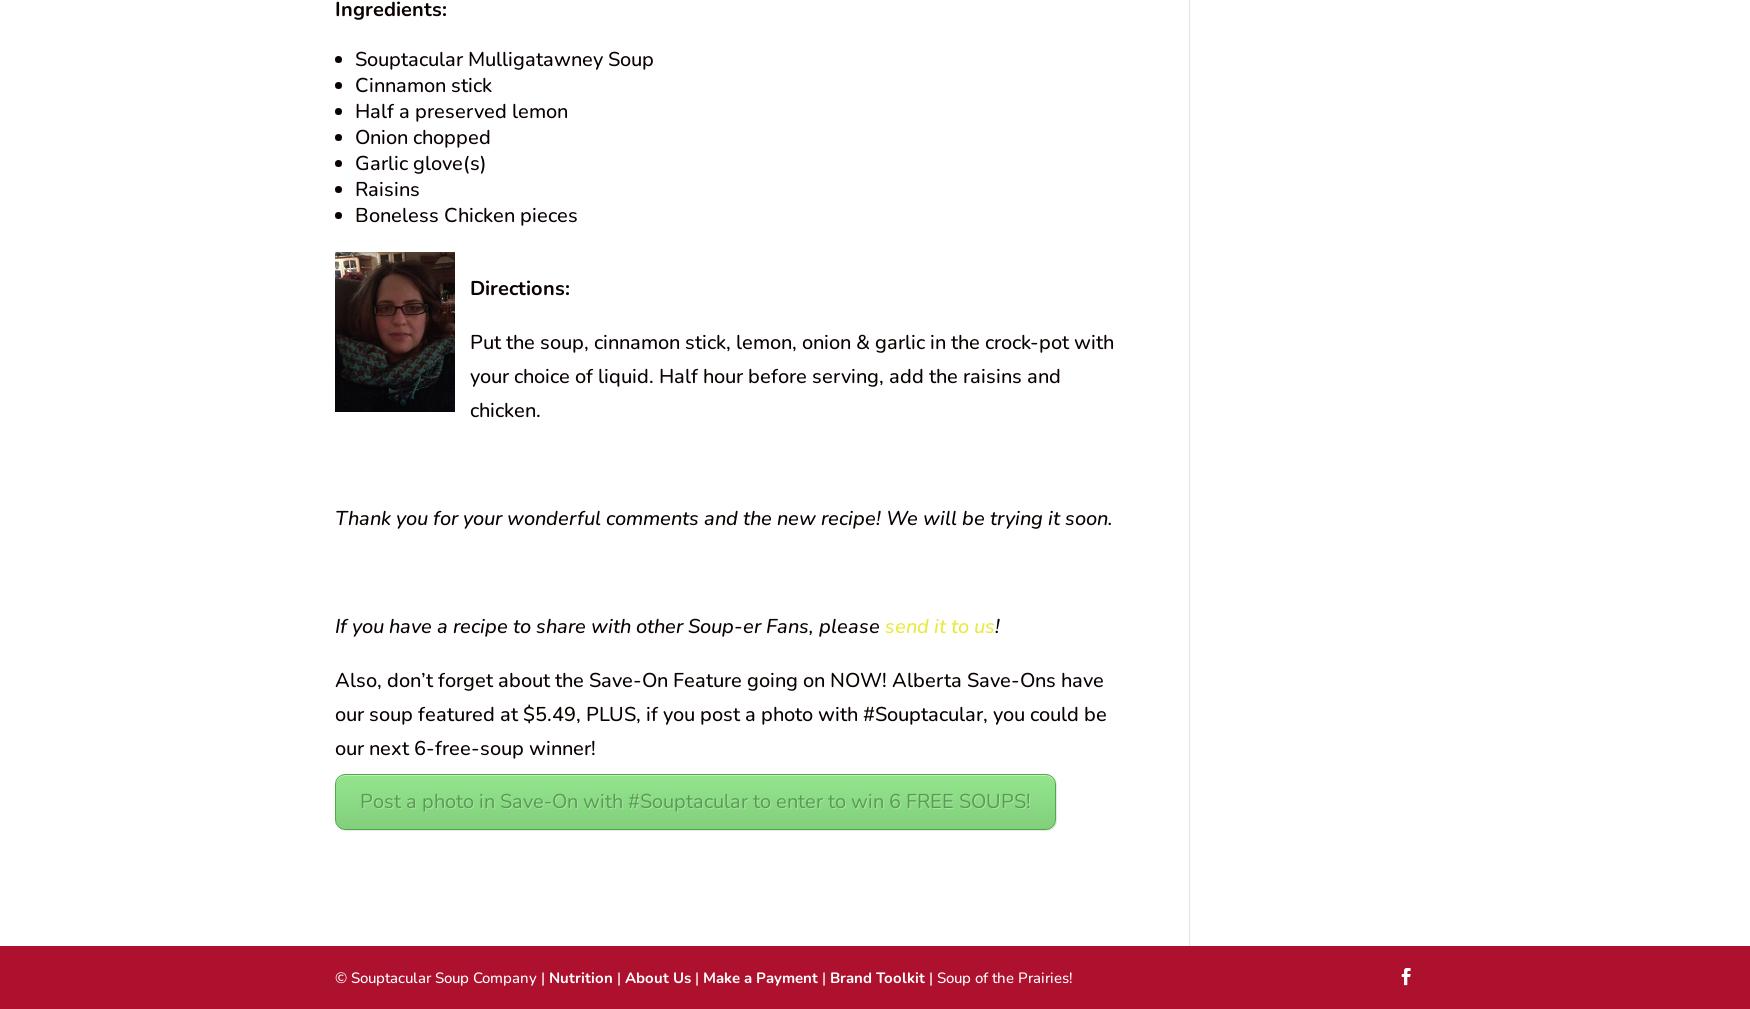 This screenshot has height=1009, width=1750. What do you see at coordinates (657, 978) in the screenshot?
I see `'About Us'` at bounding box center [657, 978].